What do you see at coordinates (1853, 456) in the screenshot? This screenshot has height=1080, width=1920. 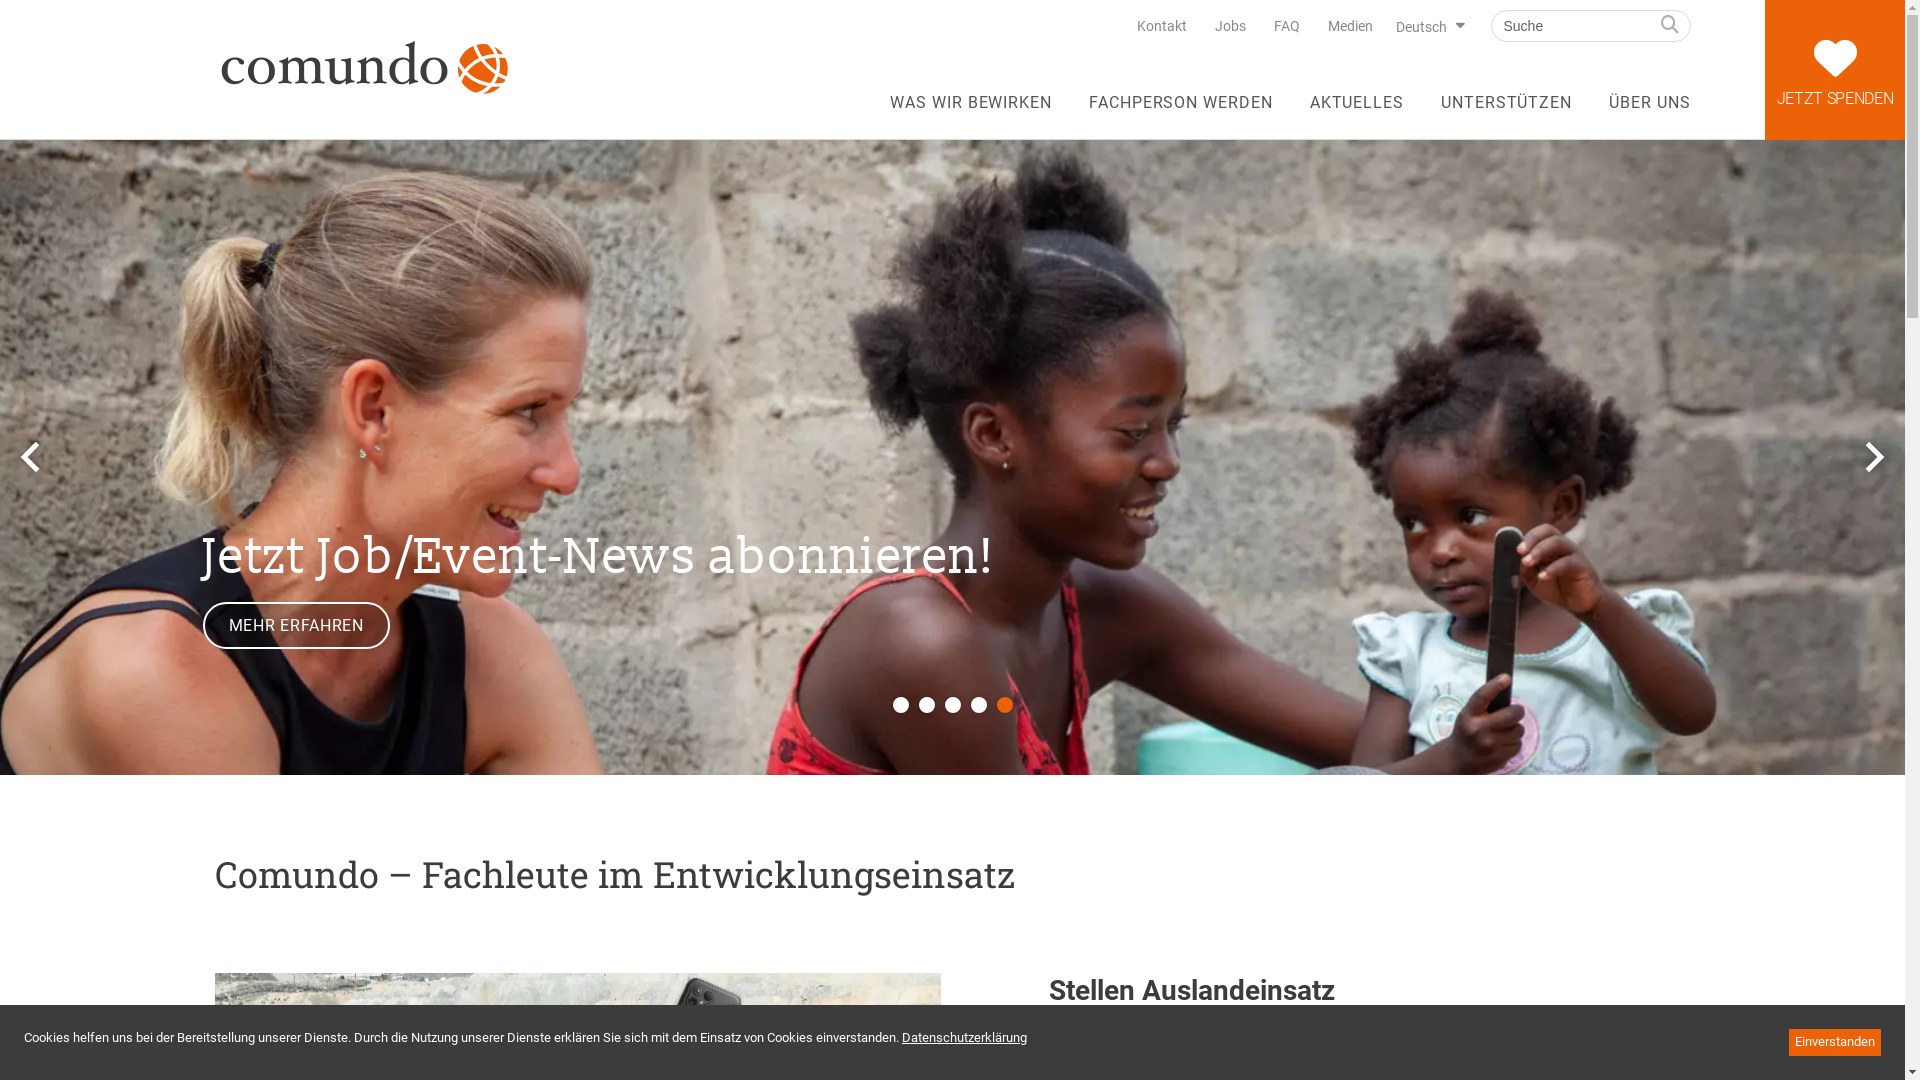 I see `'Next'` at bounding box center [1853, 456].